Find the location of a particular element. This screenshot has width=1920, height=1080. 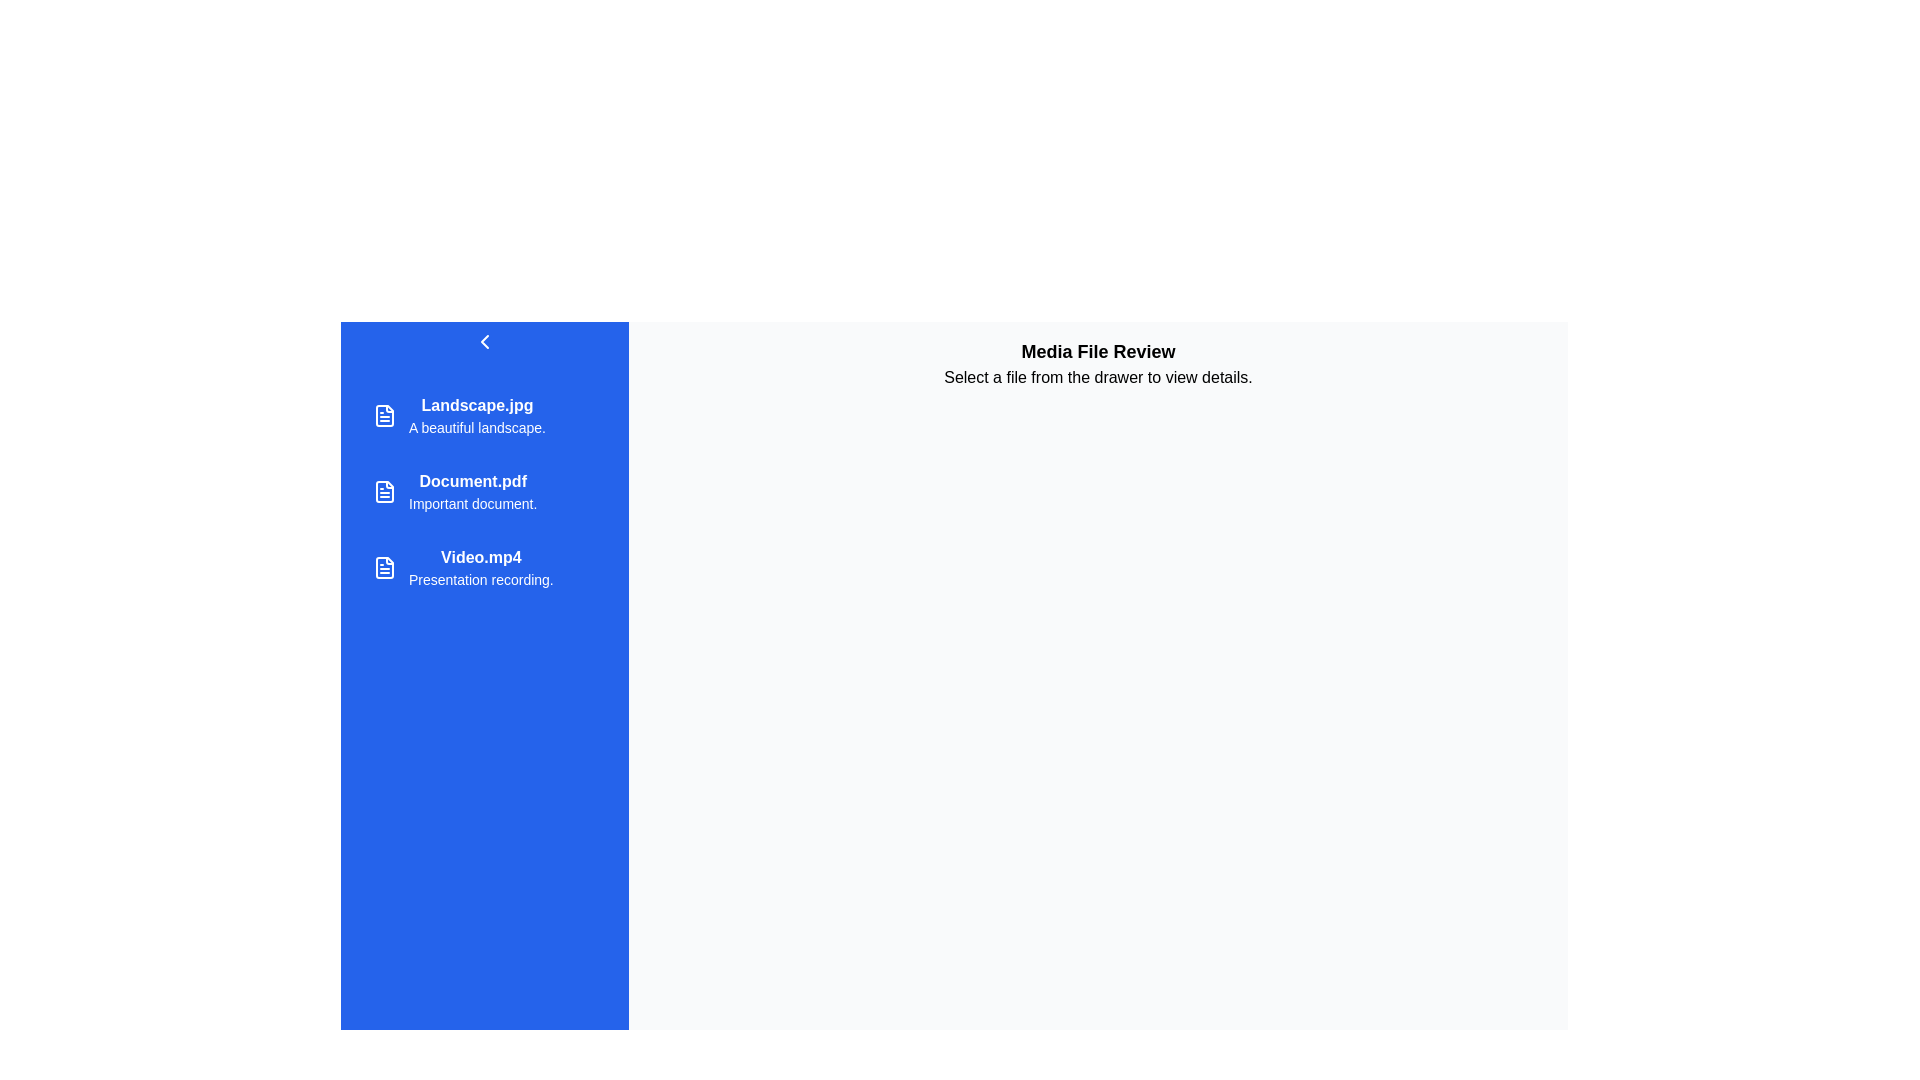

the text label displaying 'Presentation recording.' which is styled in white on a vivid blue background and is positioned below the title 'Video.mp4' in the vertical file list is located at coordinates (481, 579).